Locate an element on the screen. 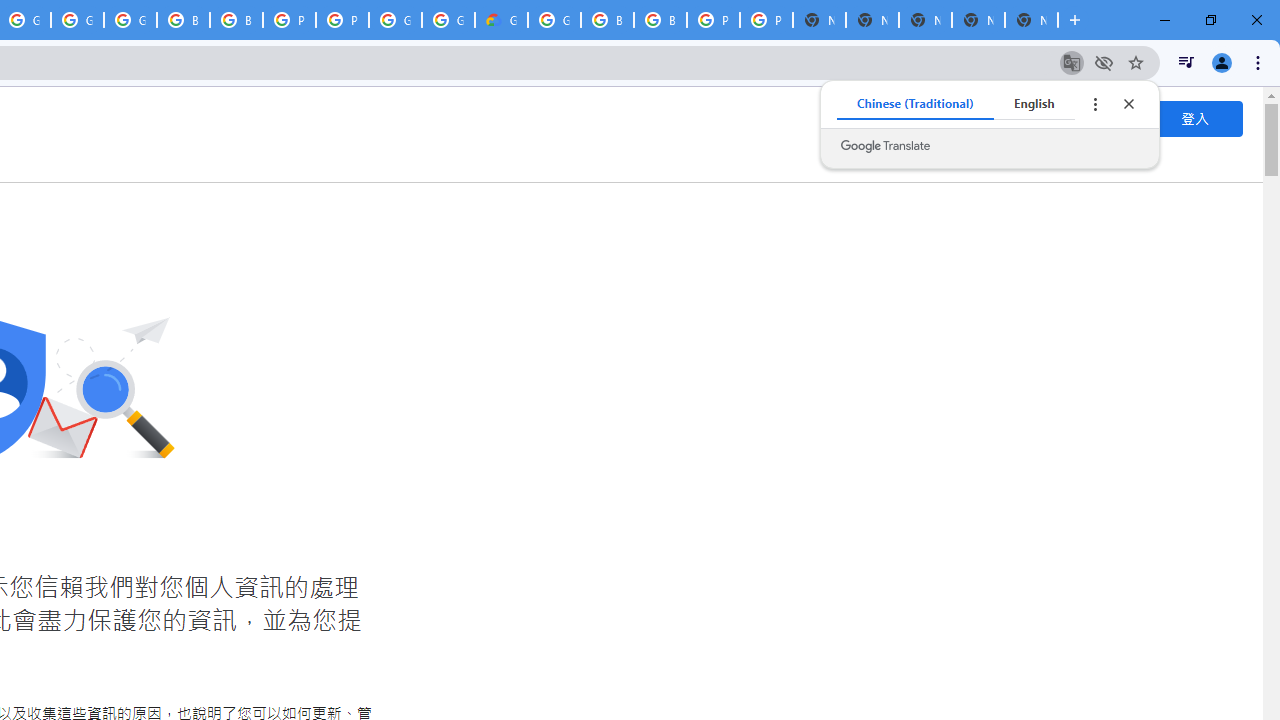 This screenshot has height=720, width=1280. 'English' is located at coordinates (1034, 104).